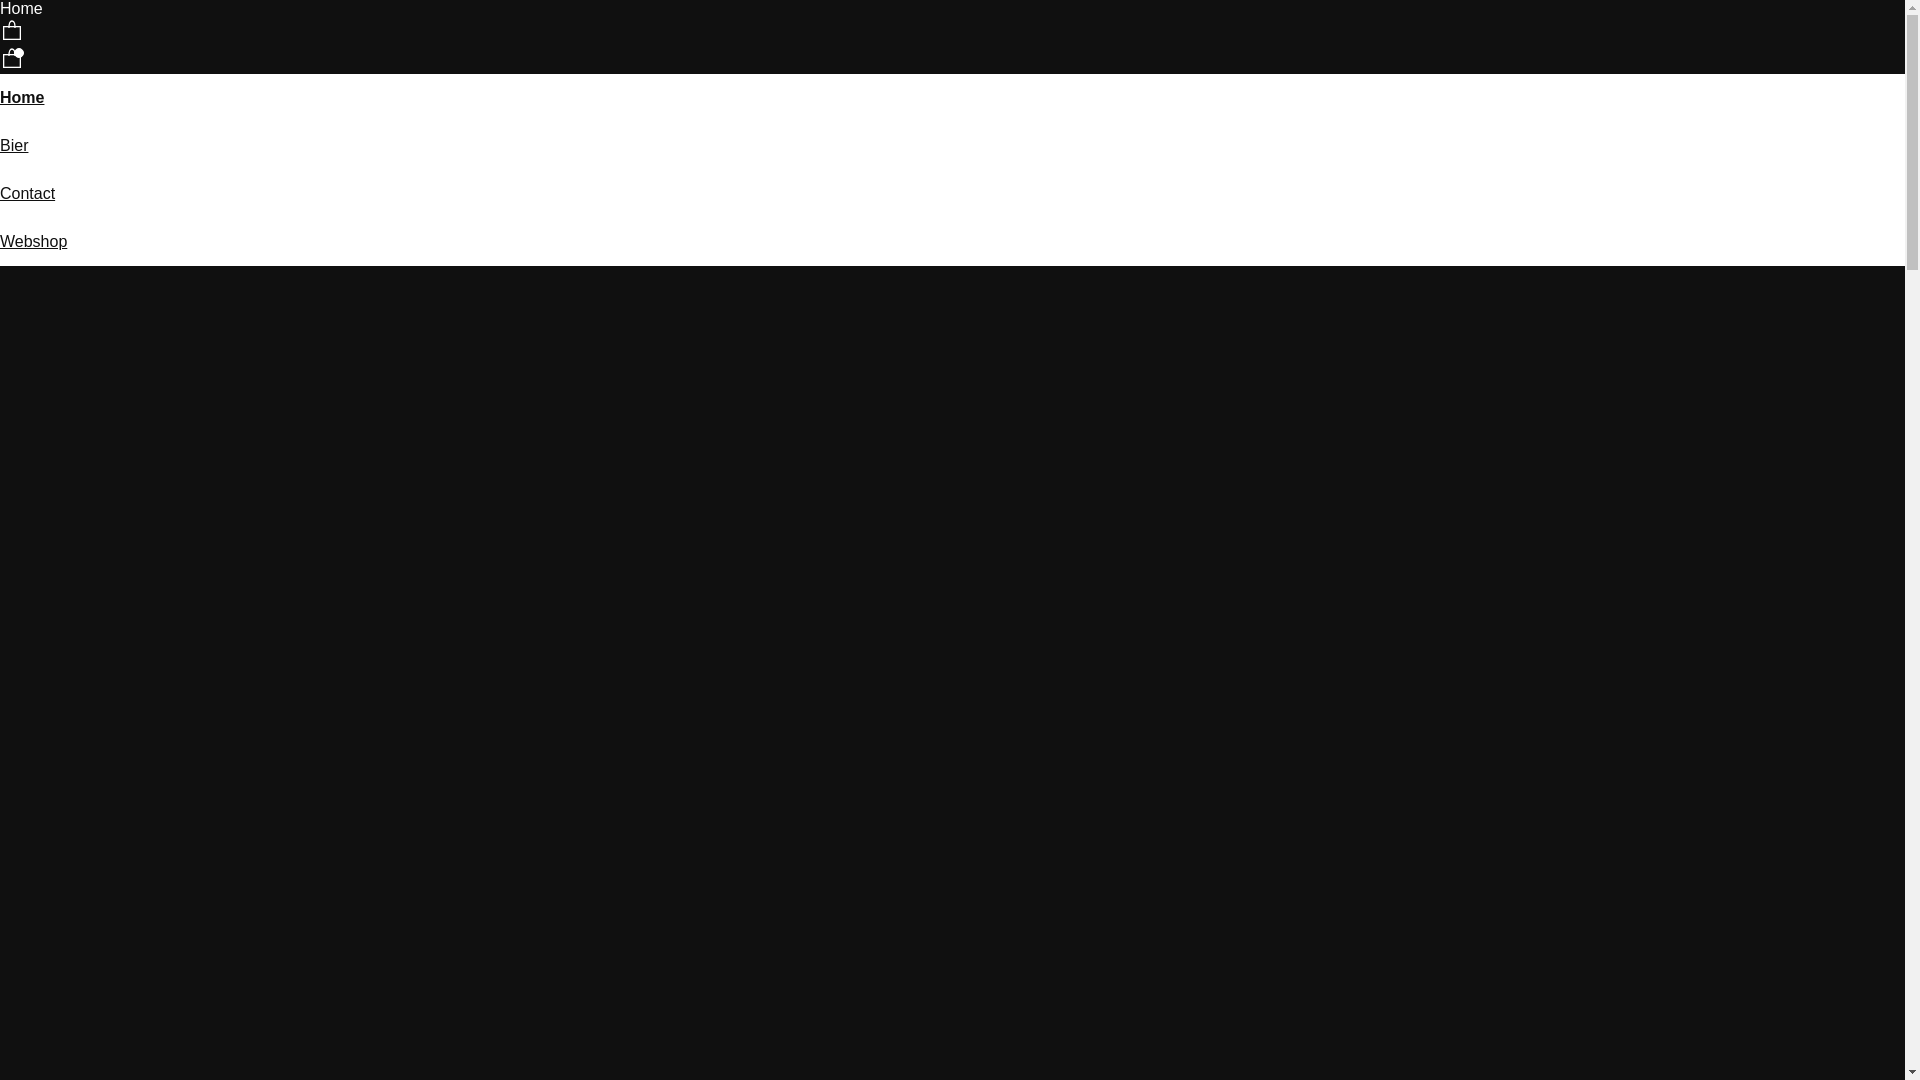 The image size is (1920, 1080). Describe the element at coordinates (27, 193) in the screenshot. I see `'Contact'` at that location.